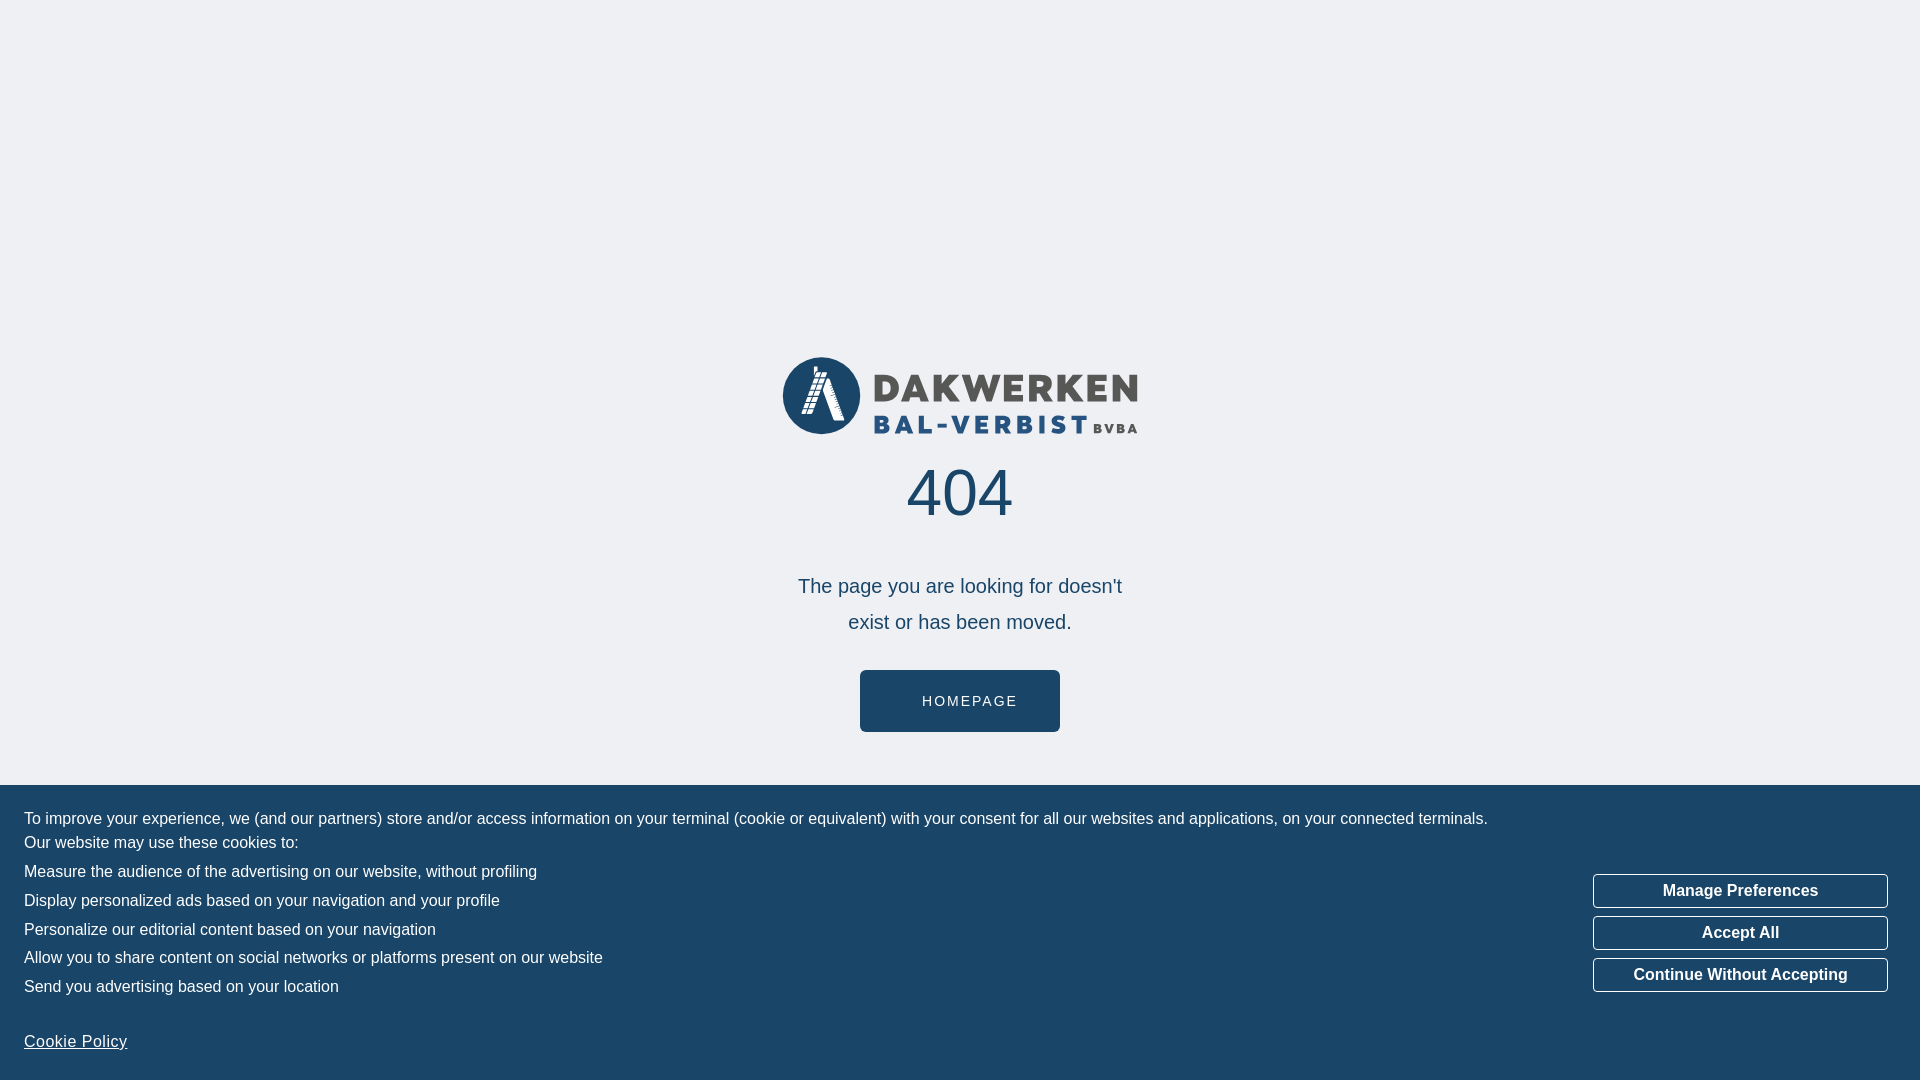 This screenshot has height=1080, width=1920. Describe the element at coordinates (1739, 890) in the screenshot. I see `'Manage Preferences'` at that location.